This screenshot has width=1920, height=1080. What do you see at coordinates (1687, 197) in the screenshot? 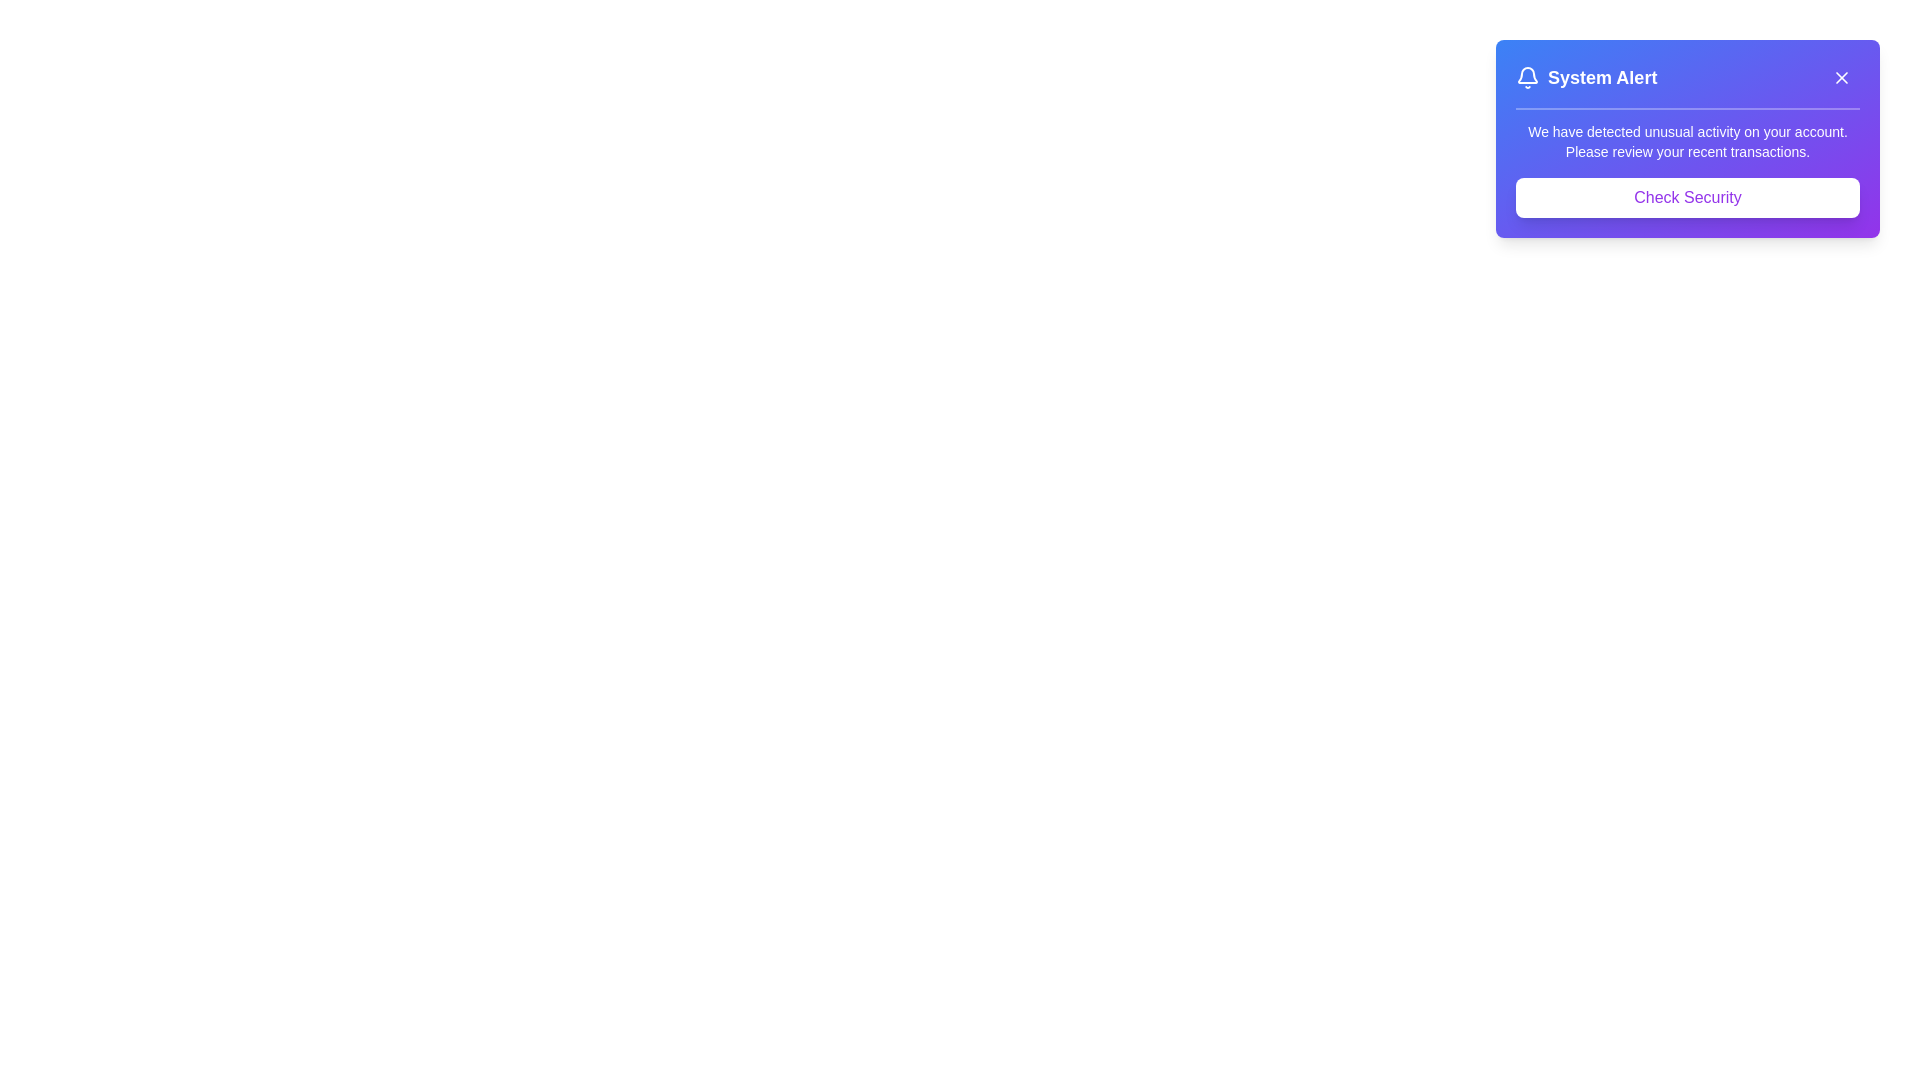
I see `the 'Check Security' button to navigate to the account security page` at bounding box center [1687, 197].